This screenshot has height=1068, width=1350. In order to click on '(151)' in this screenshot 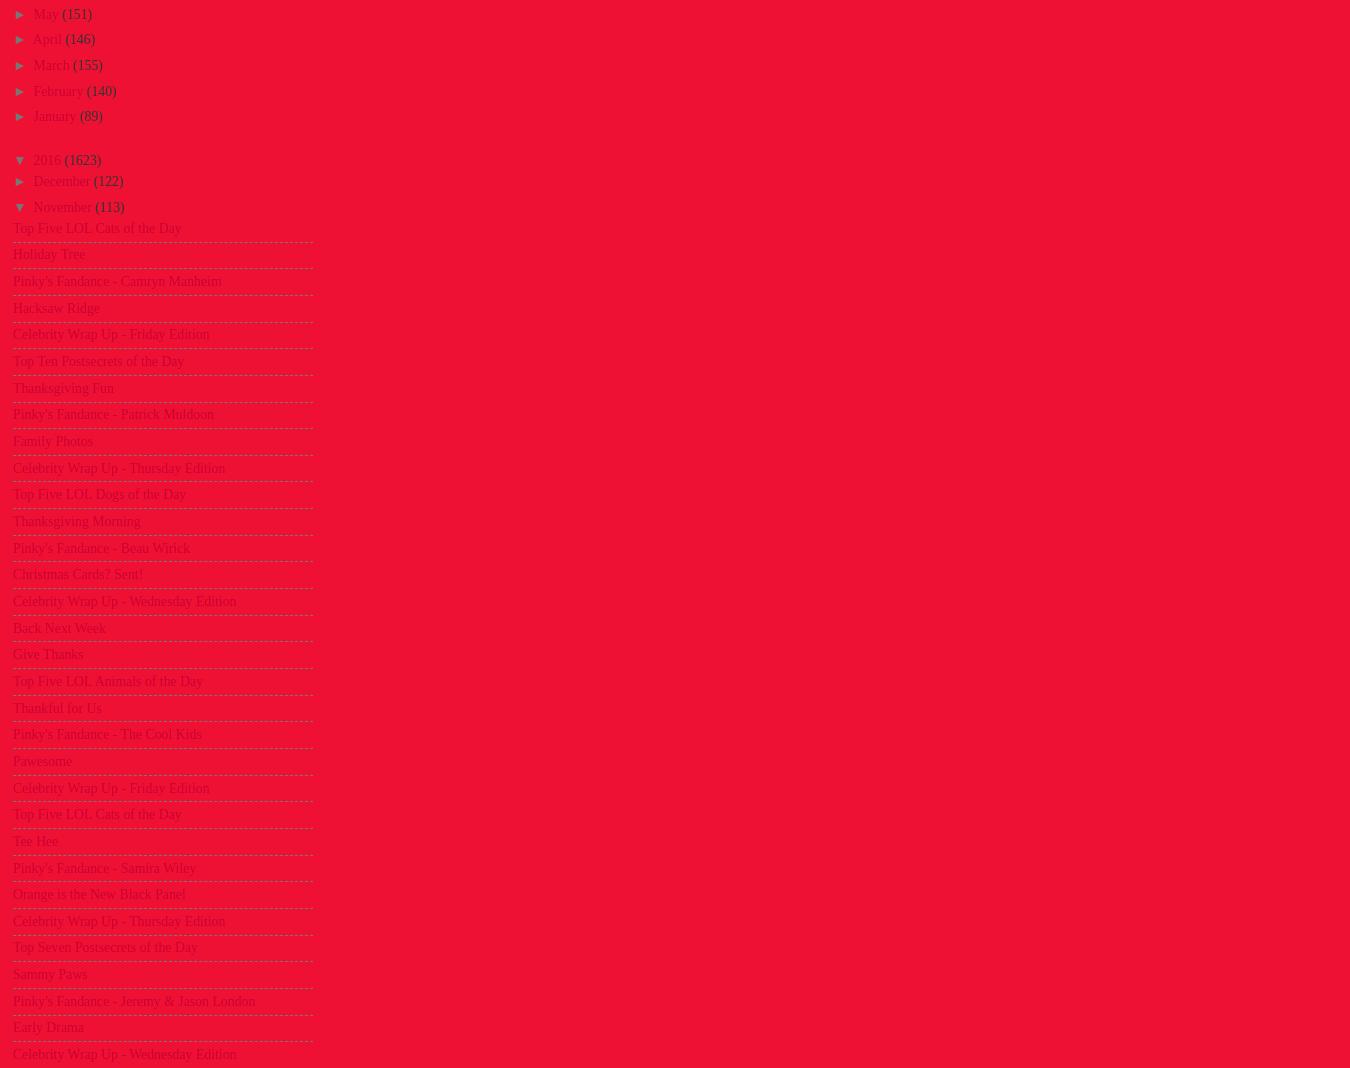, I will do `click(75, 12)`.